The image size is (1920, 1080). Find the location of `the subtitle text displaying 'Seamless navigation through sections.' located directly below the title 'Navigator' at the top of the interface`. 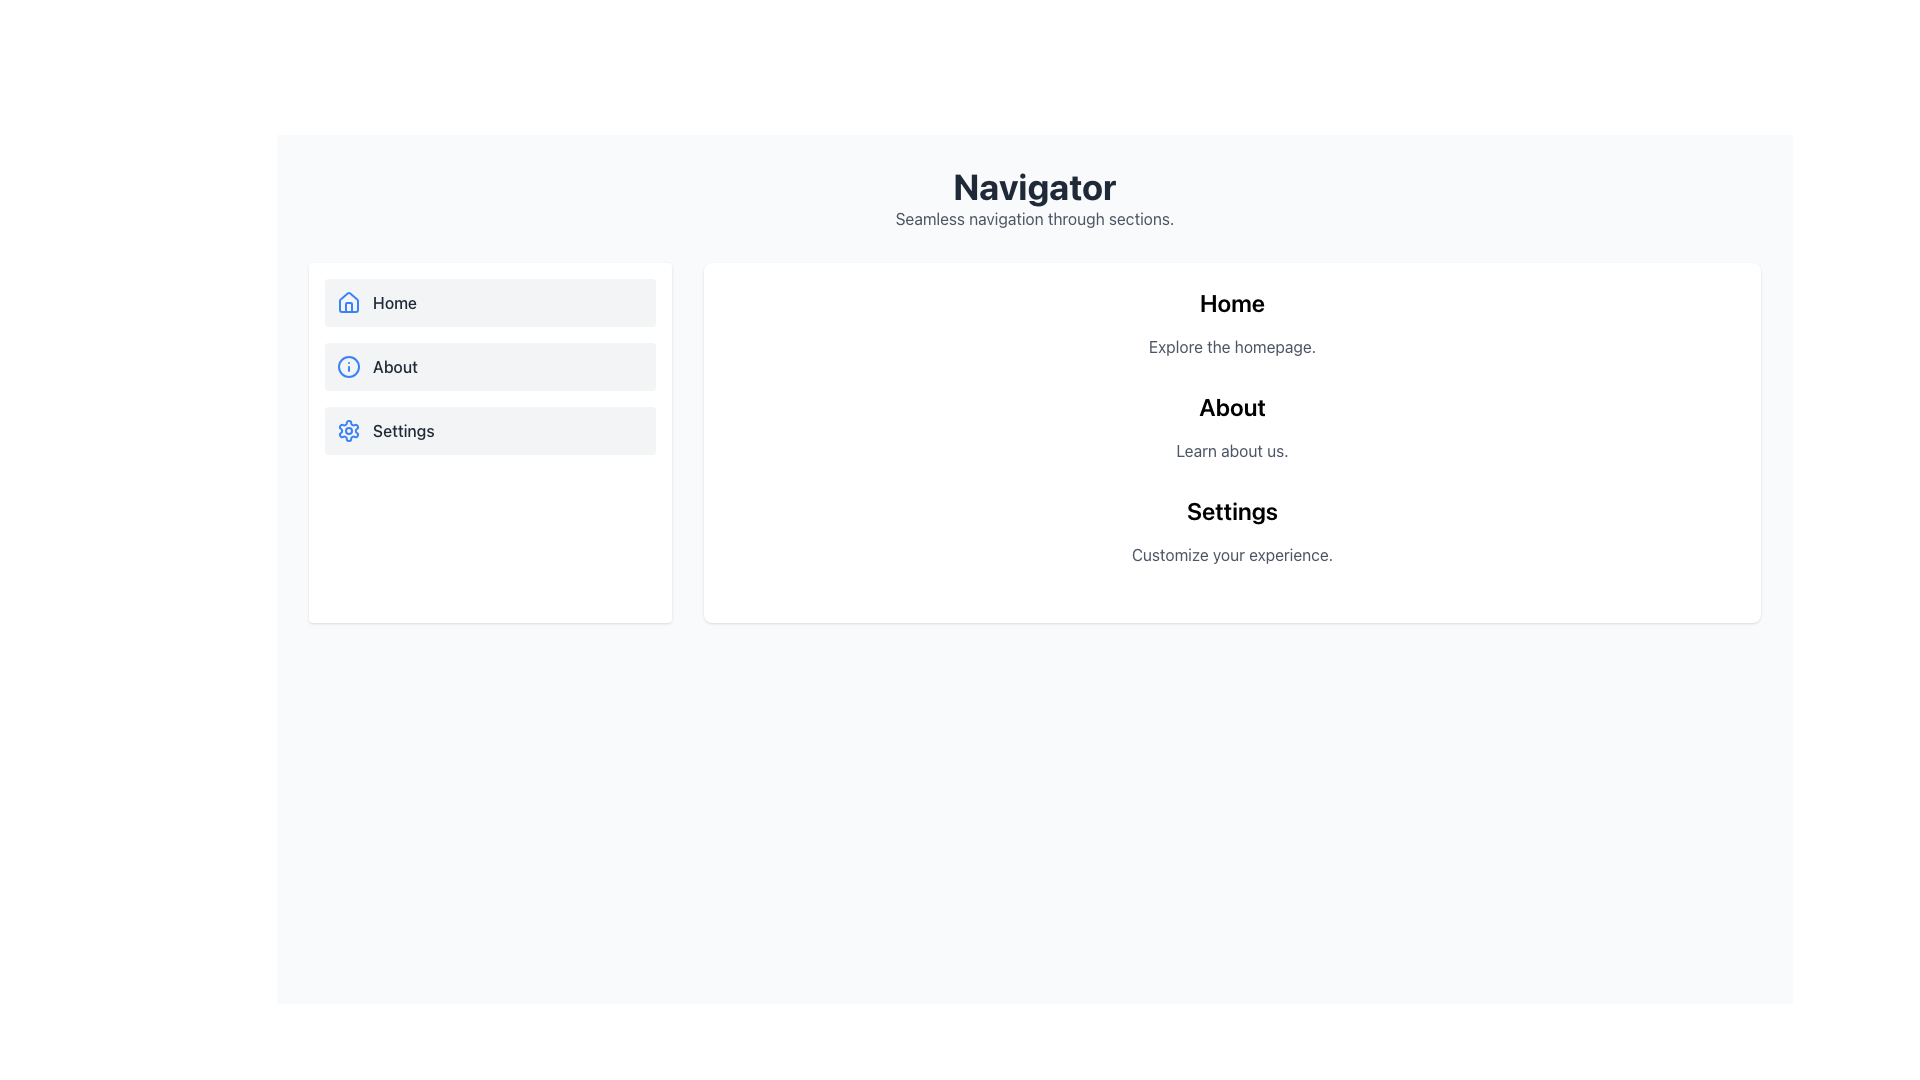

the subtitle text displaying 'Seamless navigation through sections.' located directly below the title 'Navigator' at the top of the interface is located at coordinates (1035, 219).